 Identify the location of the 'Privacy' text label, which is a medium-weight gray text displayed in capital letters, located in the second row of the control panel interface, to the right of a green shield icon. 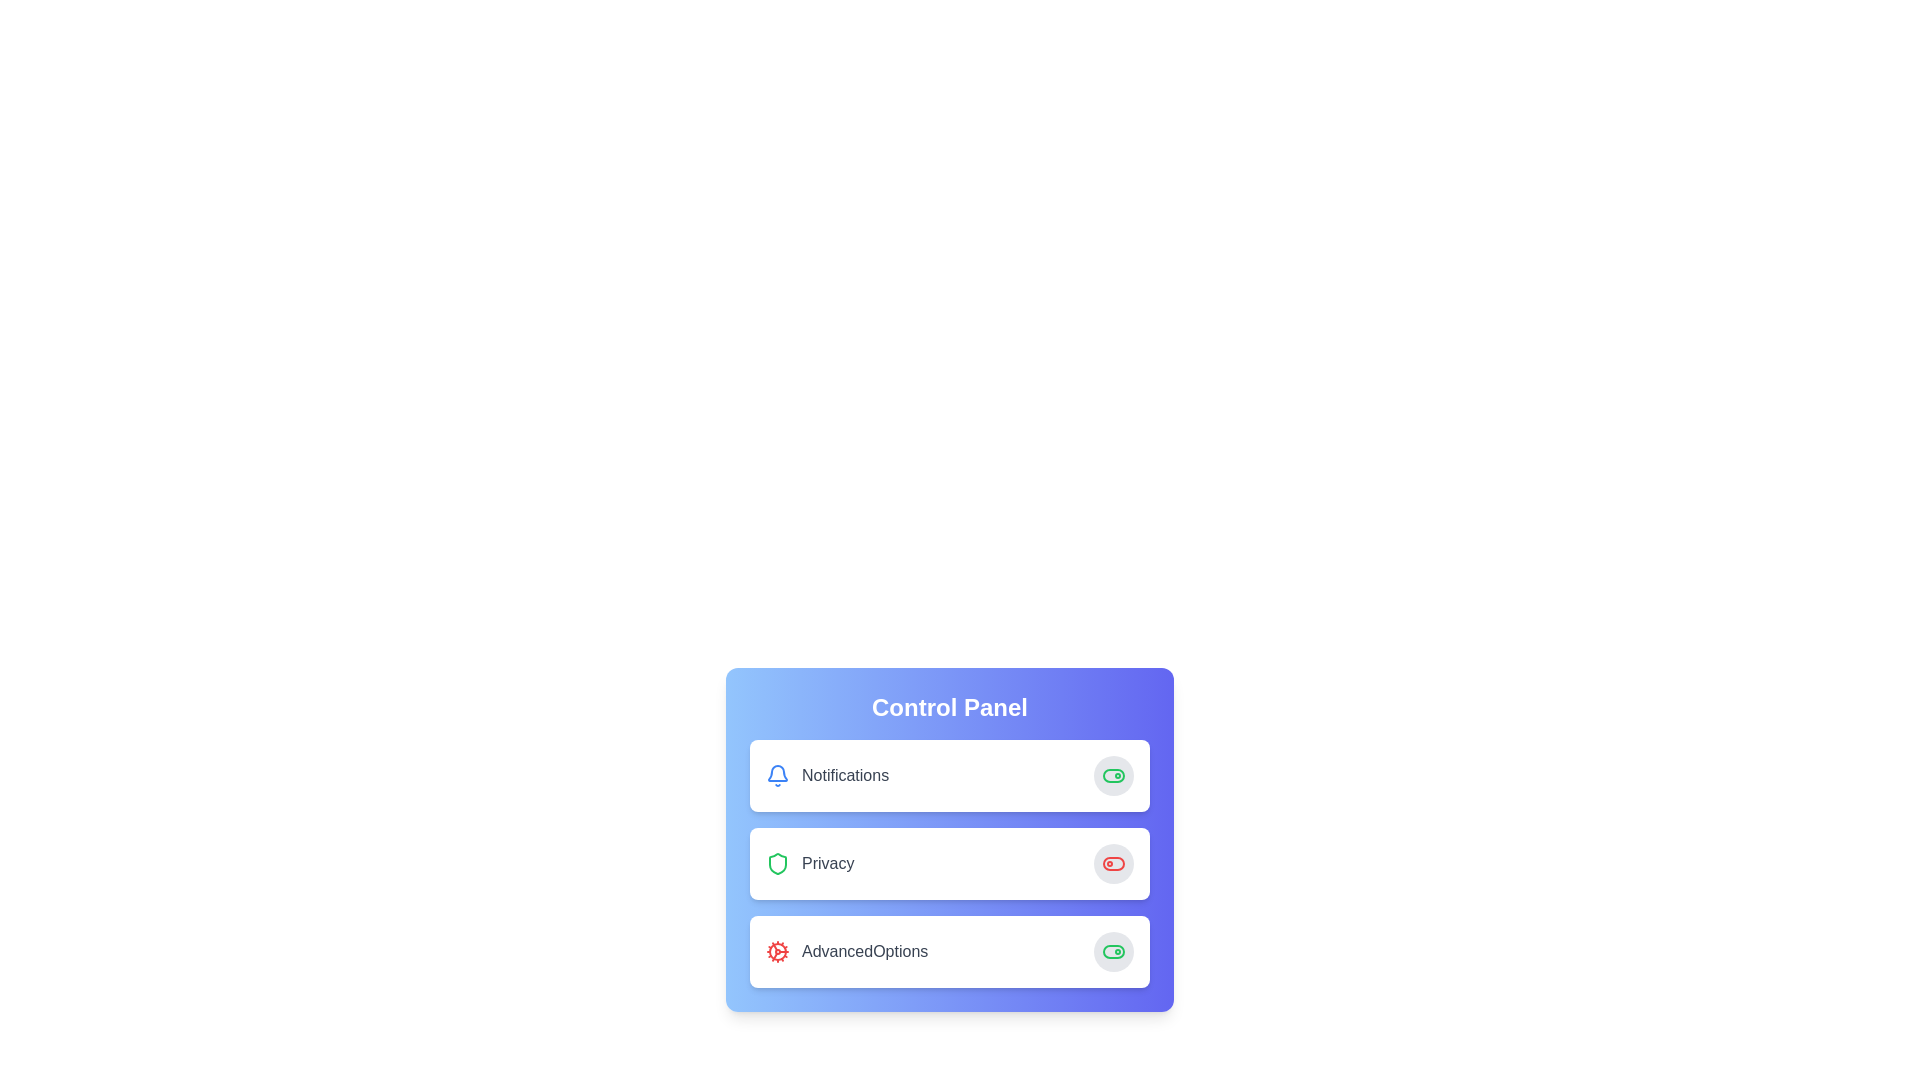
(828, 863).